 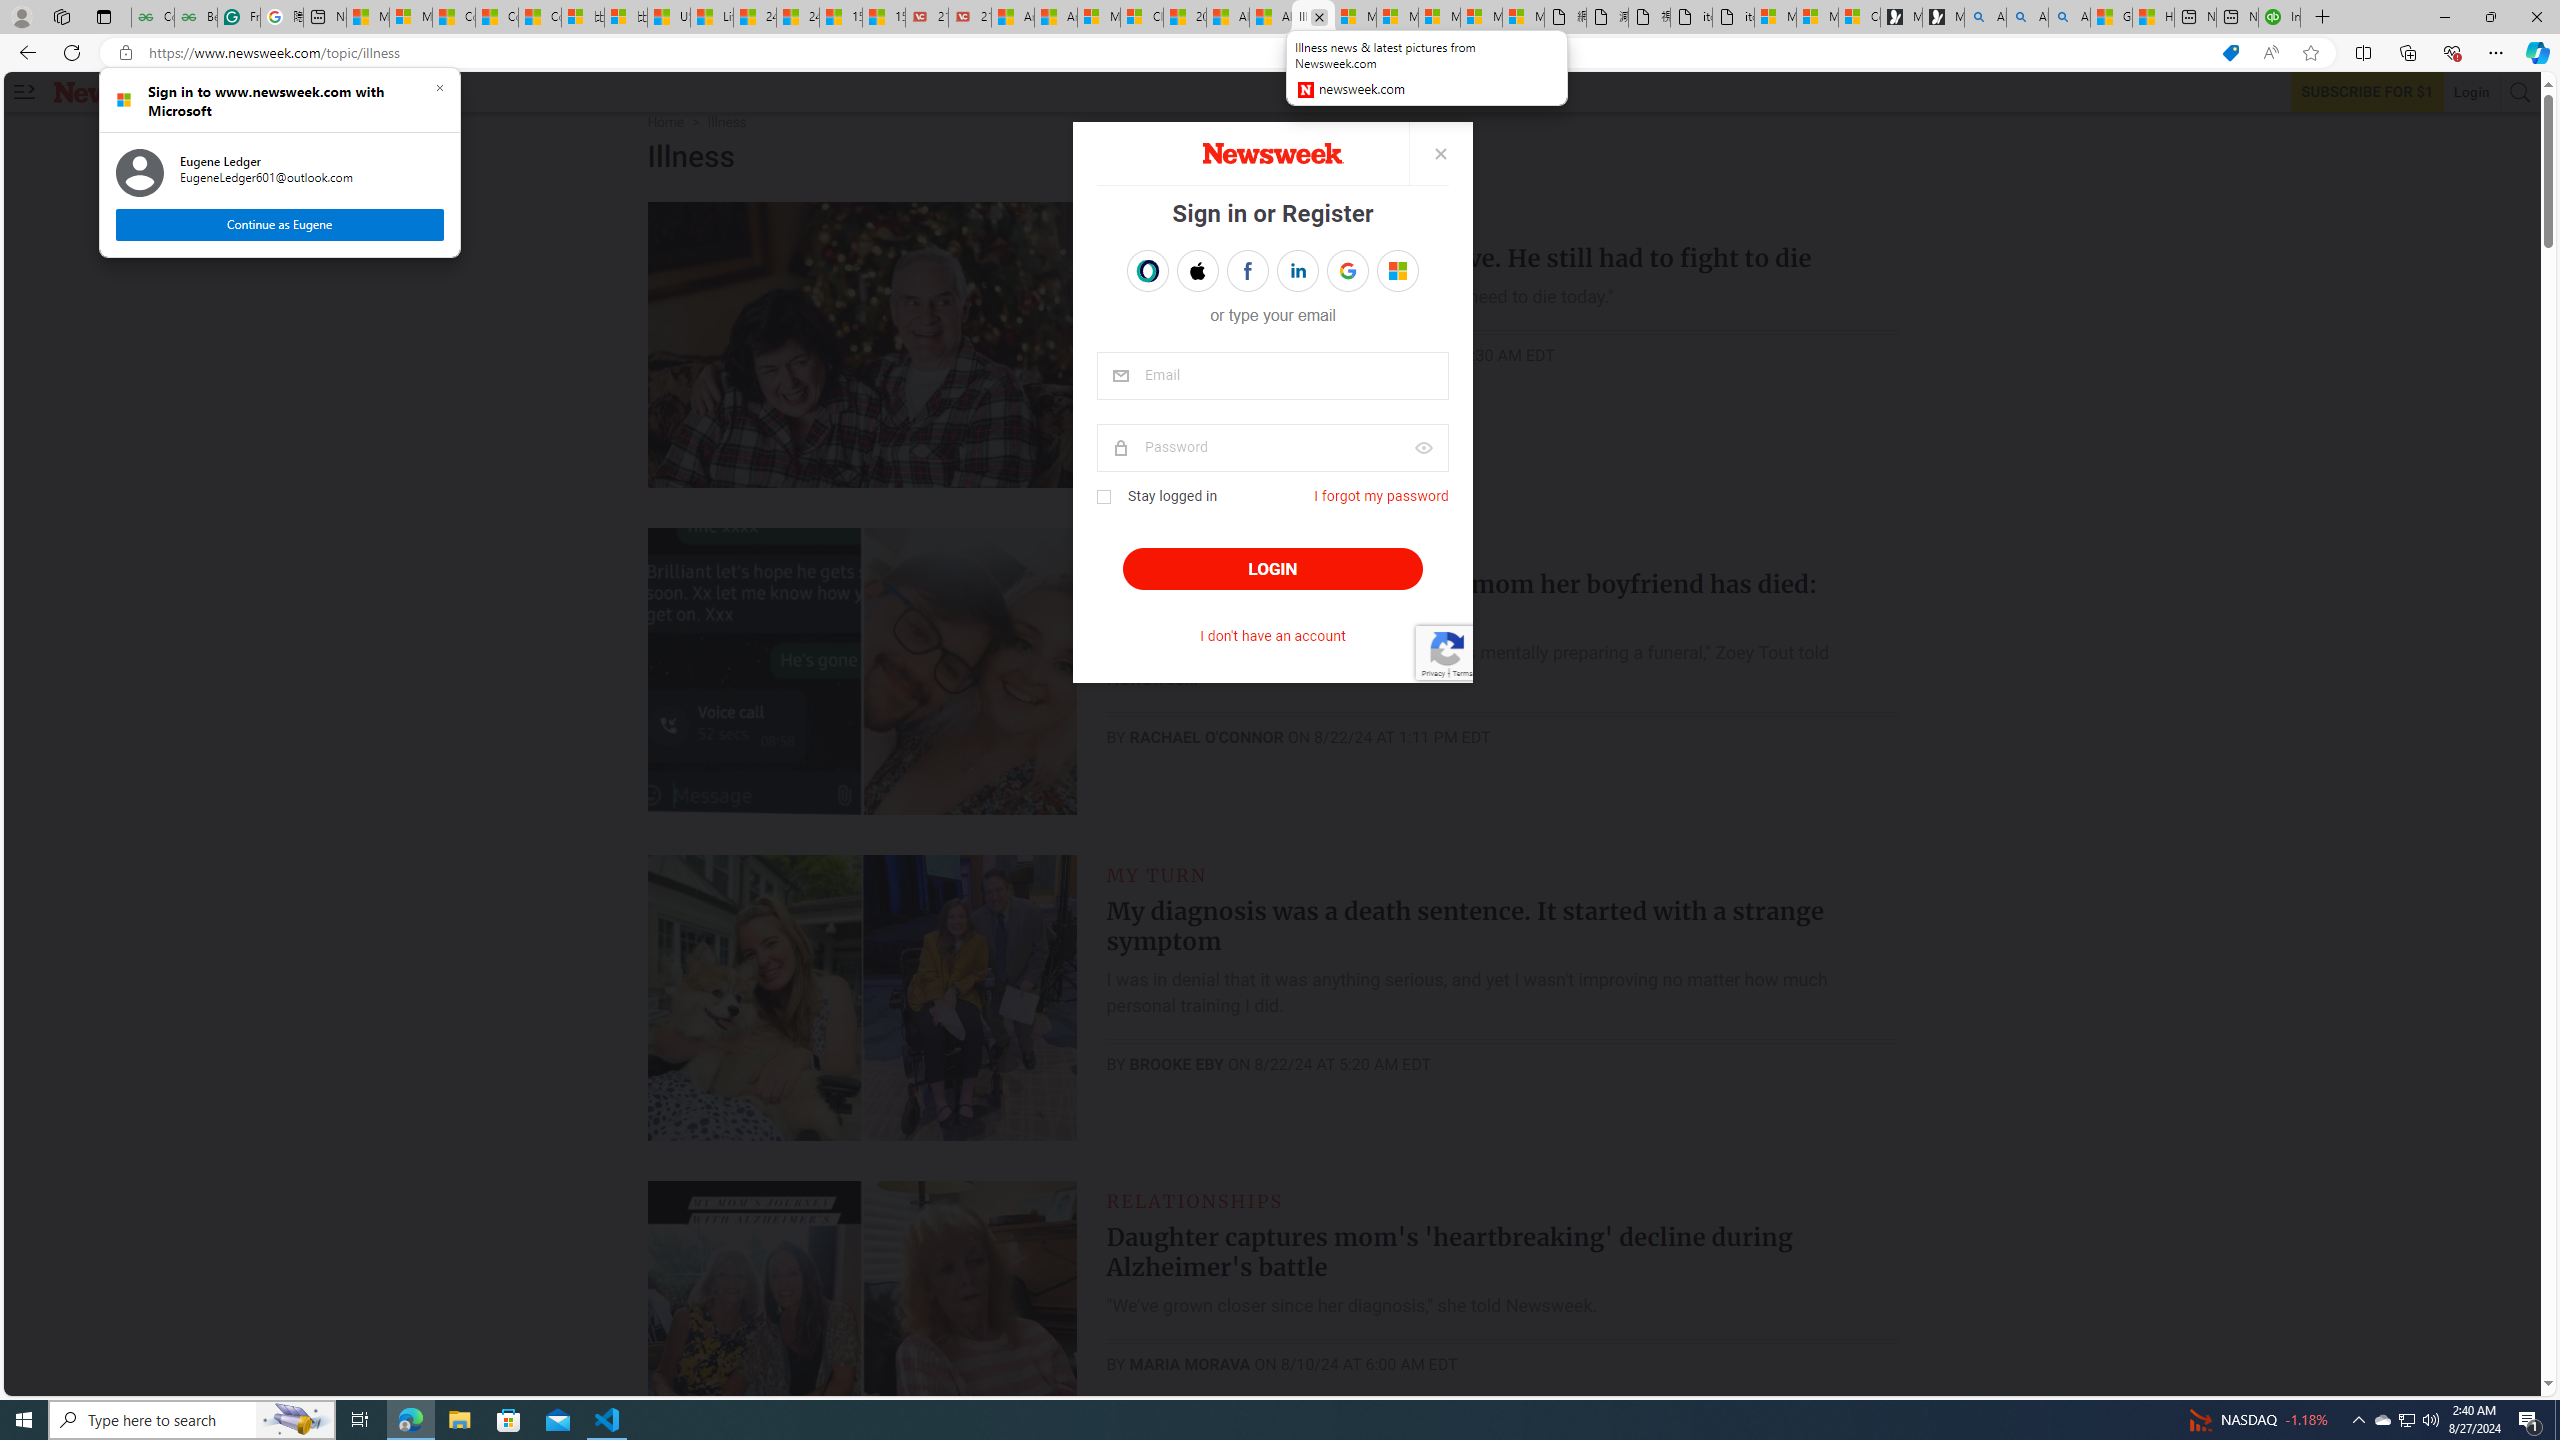 What do you see at coordinates (1157, 873) in the screenshot?
I see `'MY TURN'` at bounding box center [1157, 873].